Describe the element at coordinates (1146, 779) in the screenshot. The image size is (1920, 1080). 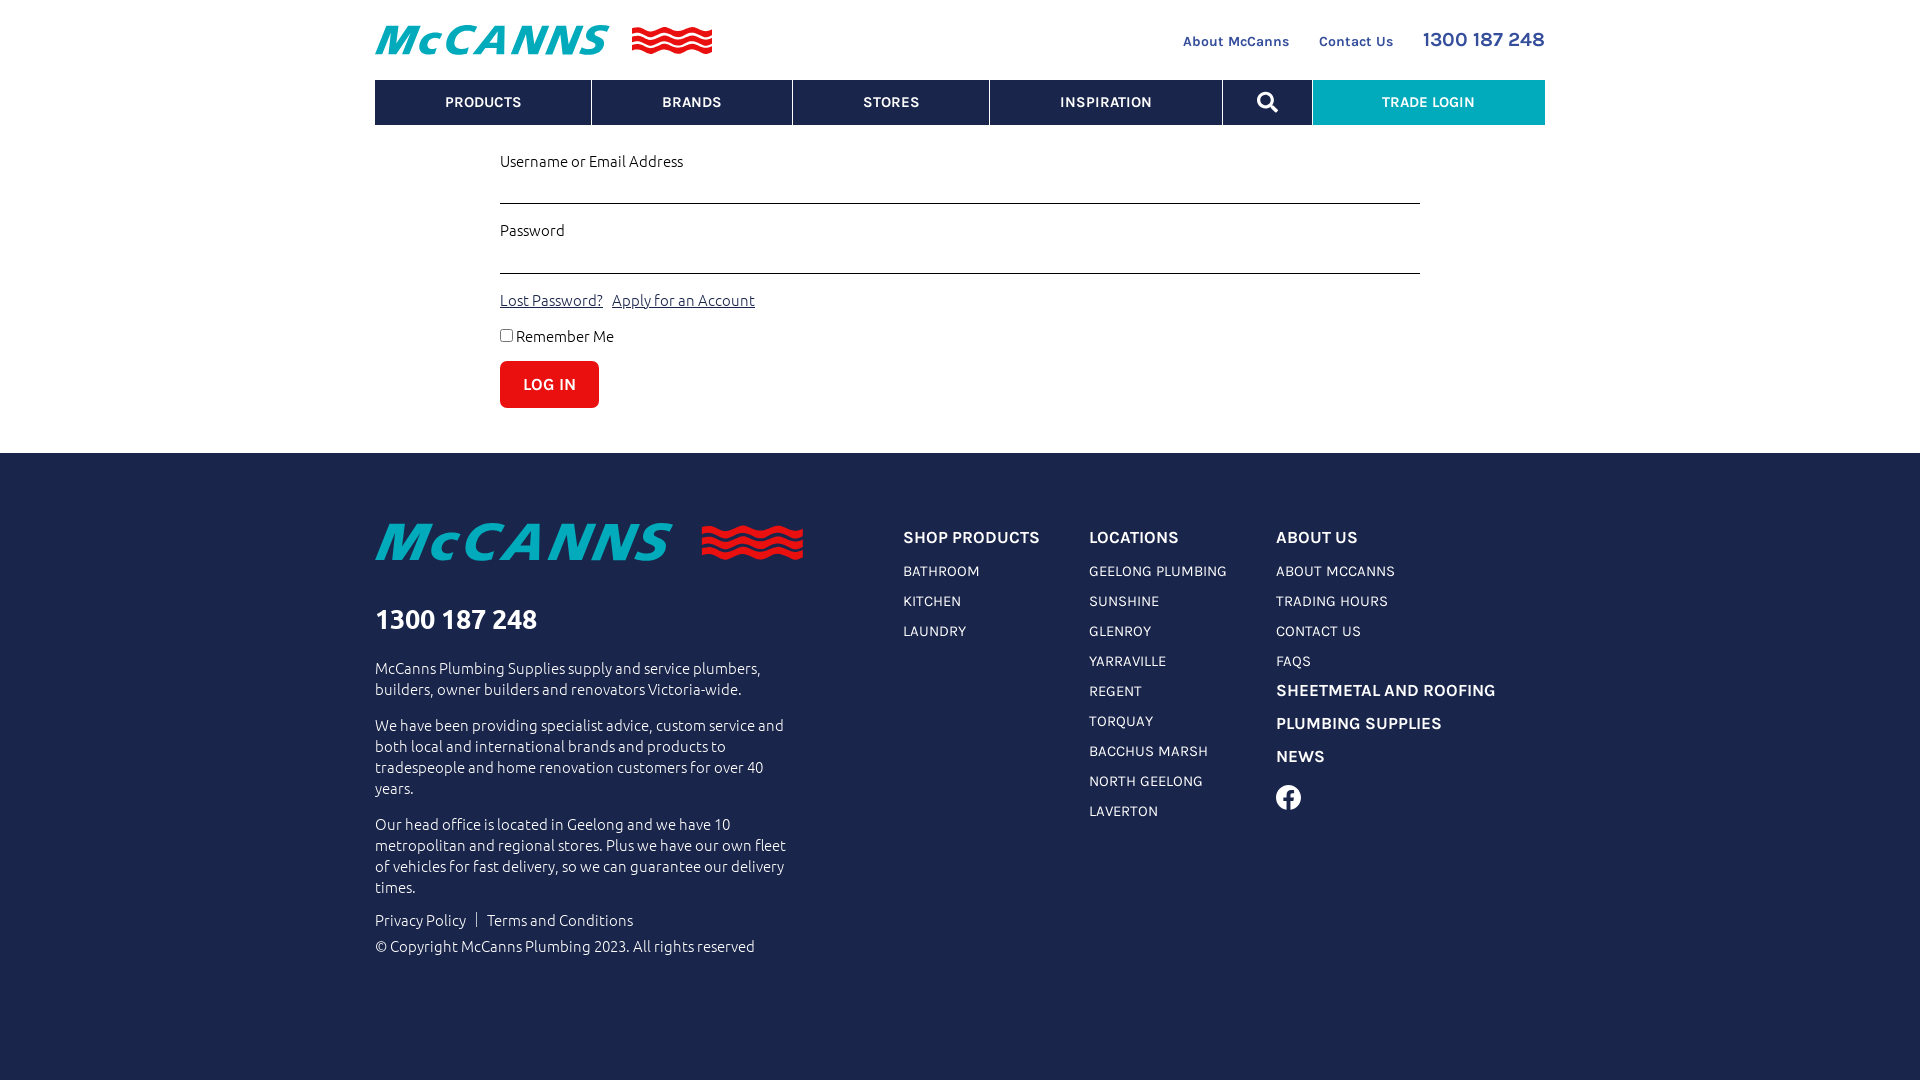
I see `'NORTH GEELONG'` at that location.